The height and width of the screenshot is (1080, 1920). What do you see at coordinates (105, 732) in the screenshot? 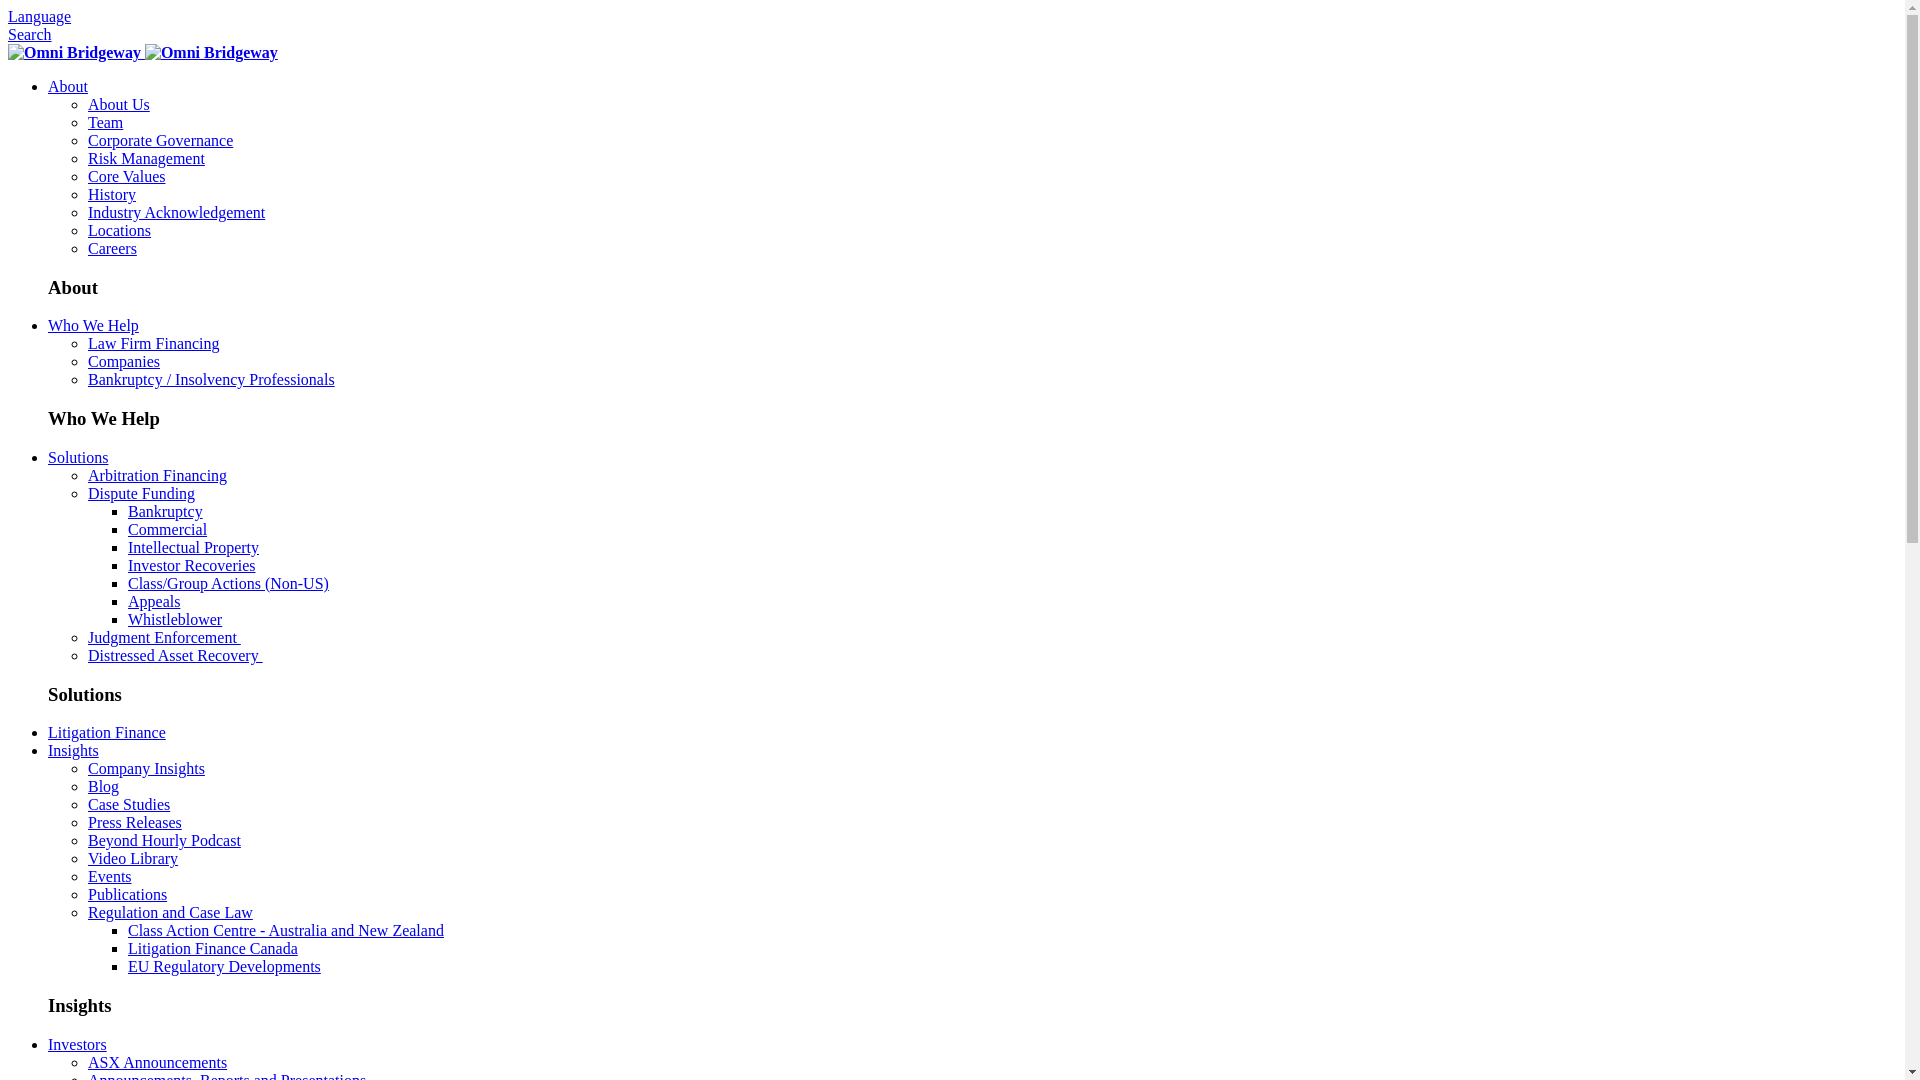
I see `'Litigation Finance'` at bounding box center [105, 732].